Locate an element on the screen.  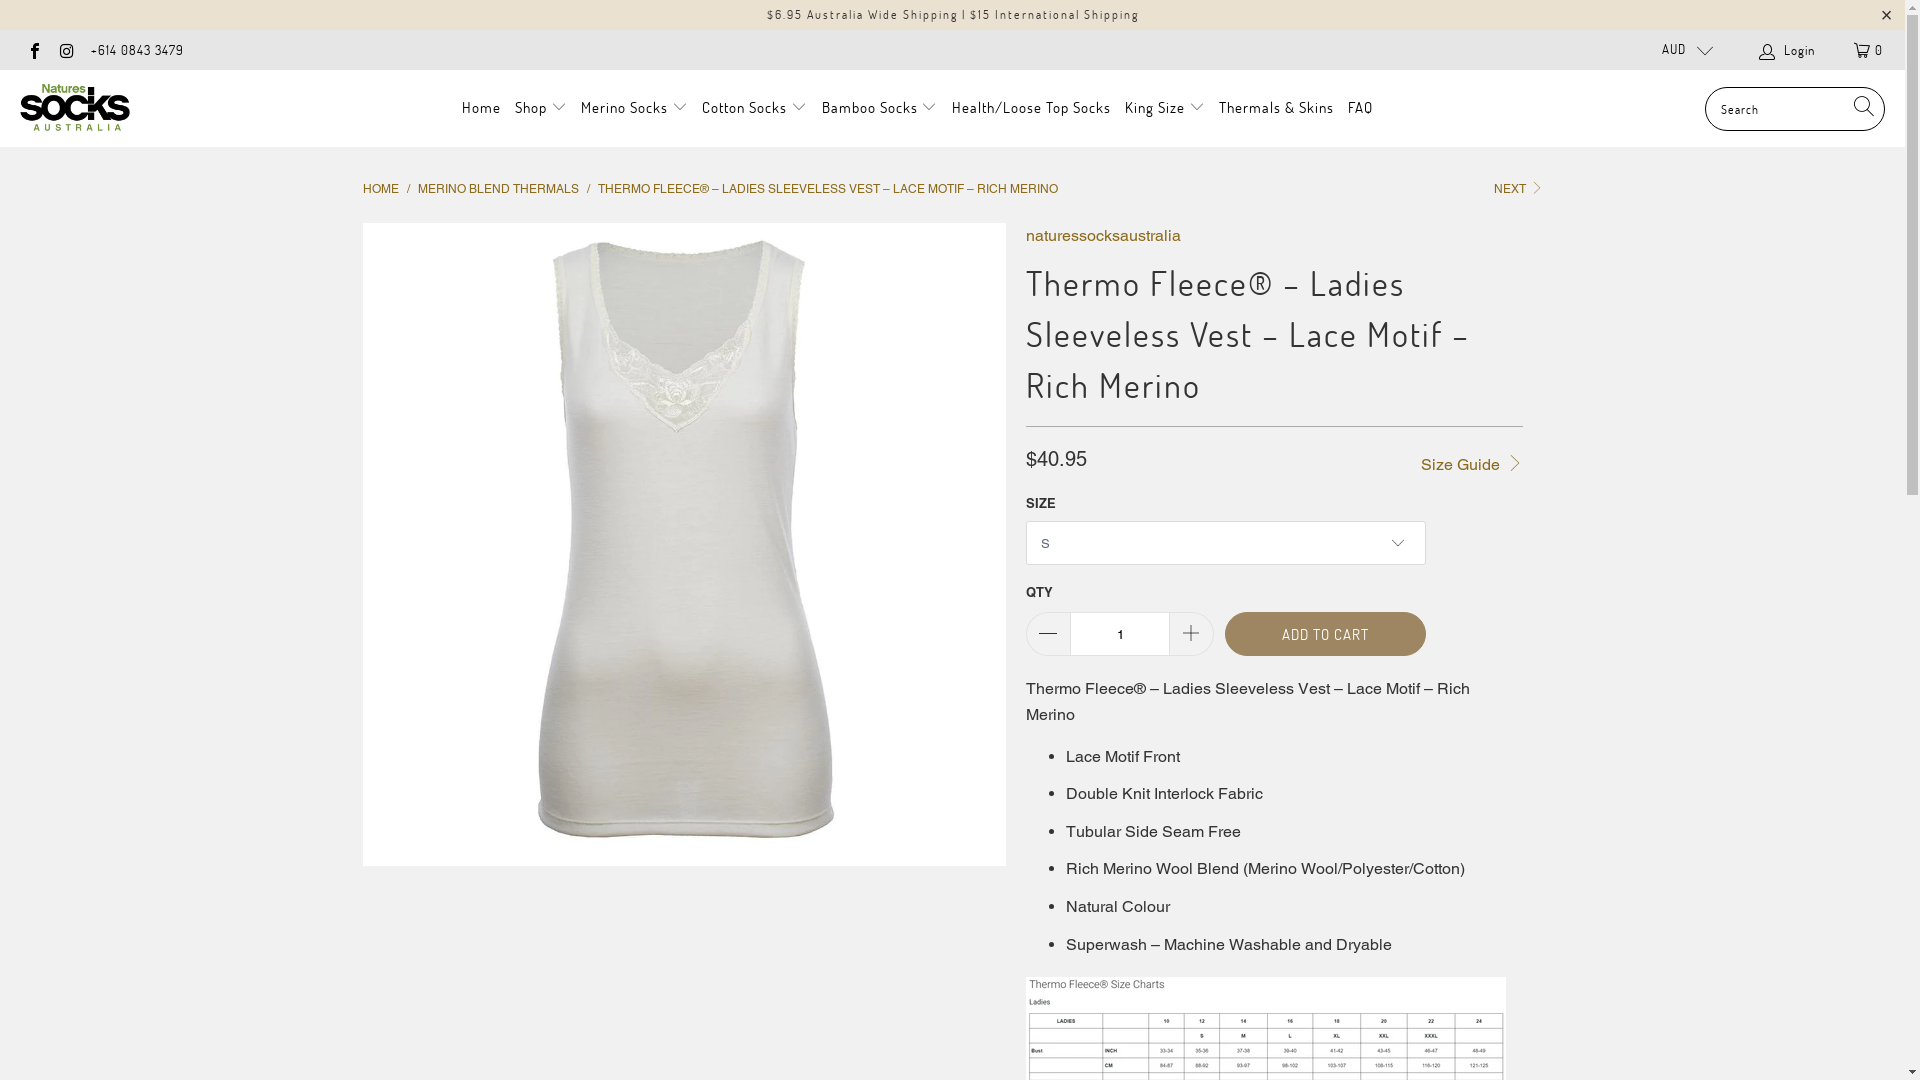
'Health/Loose Top Socks' is located at coordinates (1031, 108).